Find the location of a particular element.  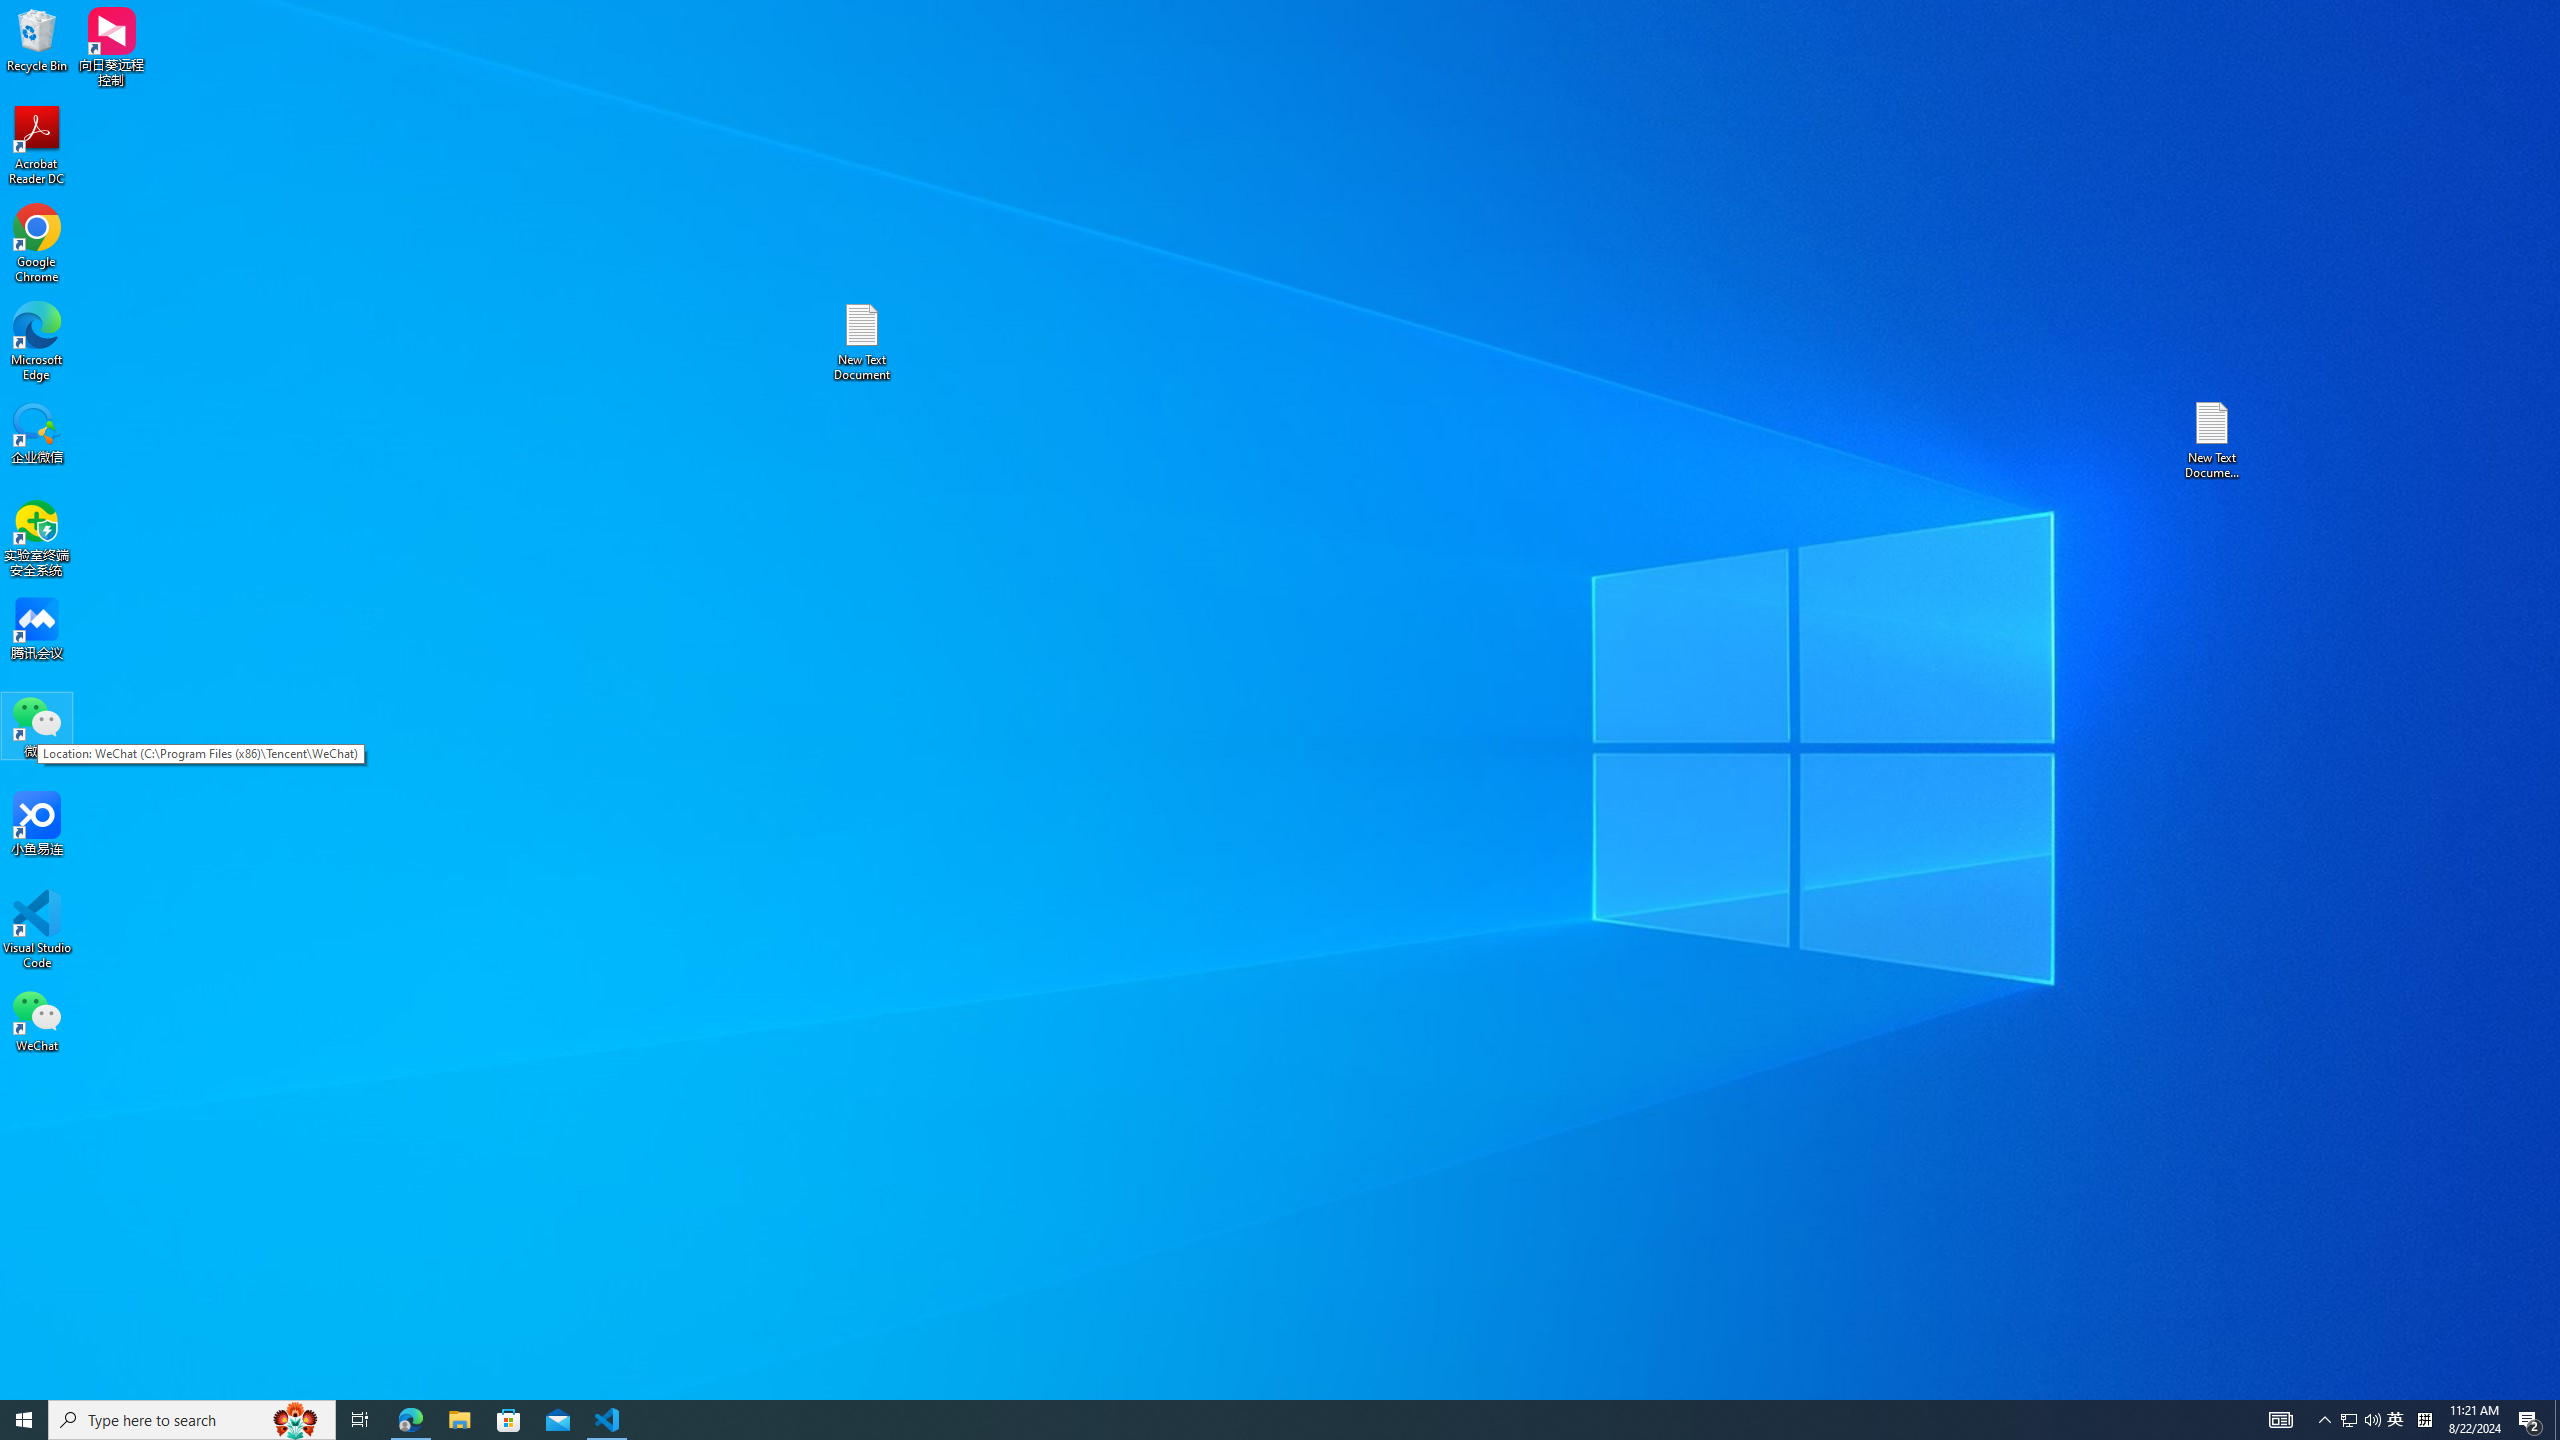

'New Text Document' is located at coordinates (860, 341).